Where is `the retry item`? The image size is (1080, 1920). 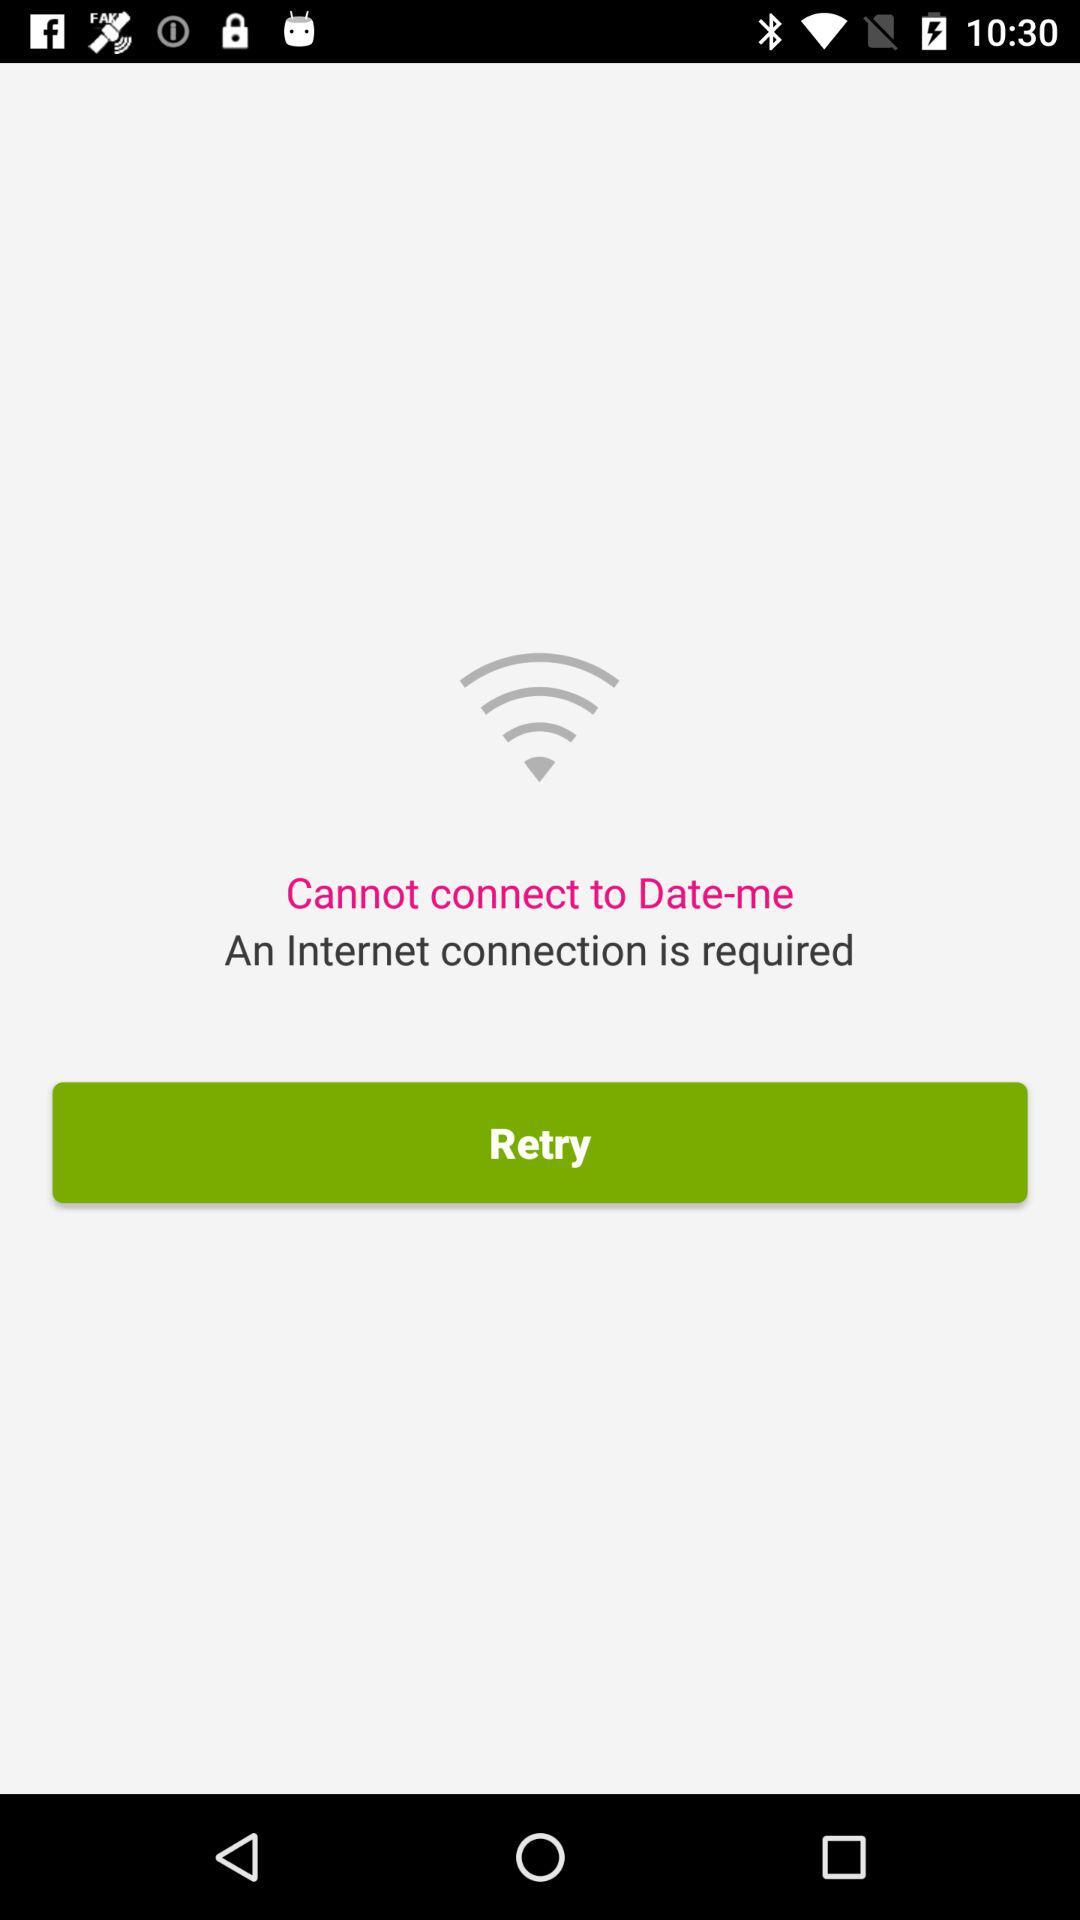 the retry item is located at coordinates (540, 1142).